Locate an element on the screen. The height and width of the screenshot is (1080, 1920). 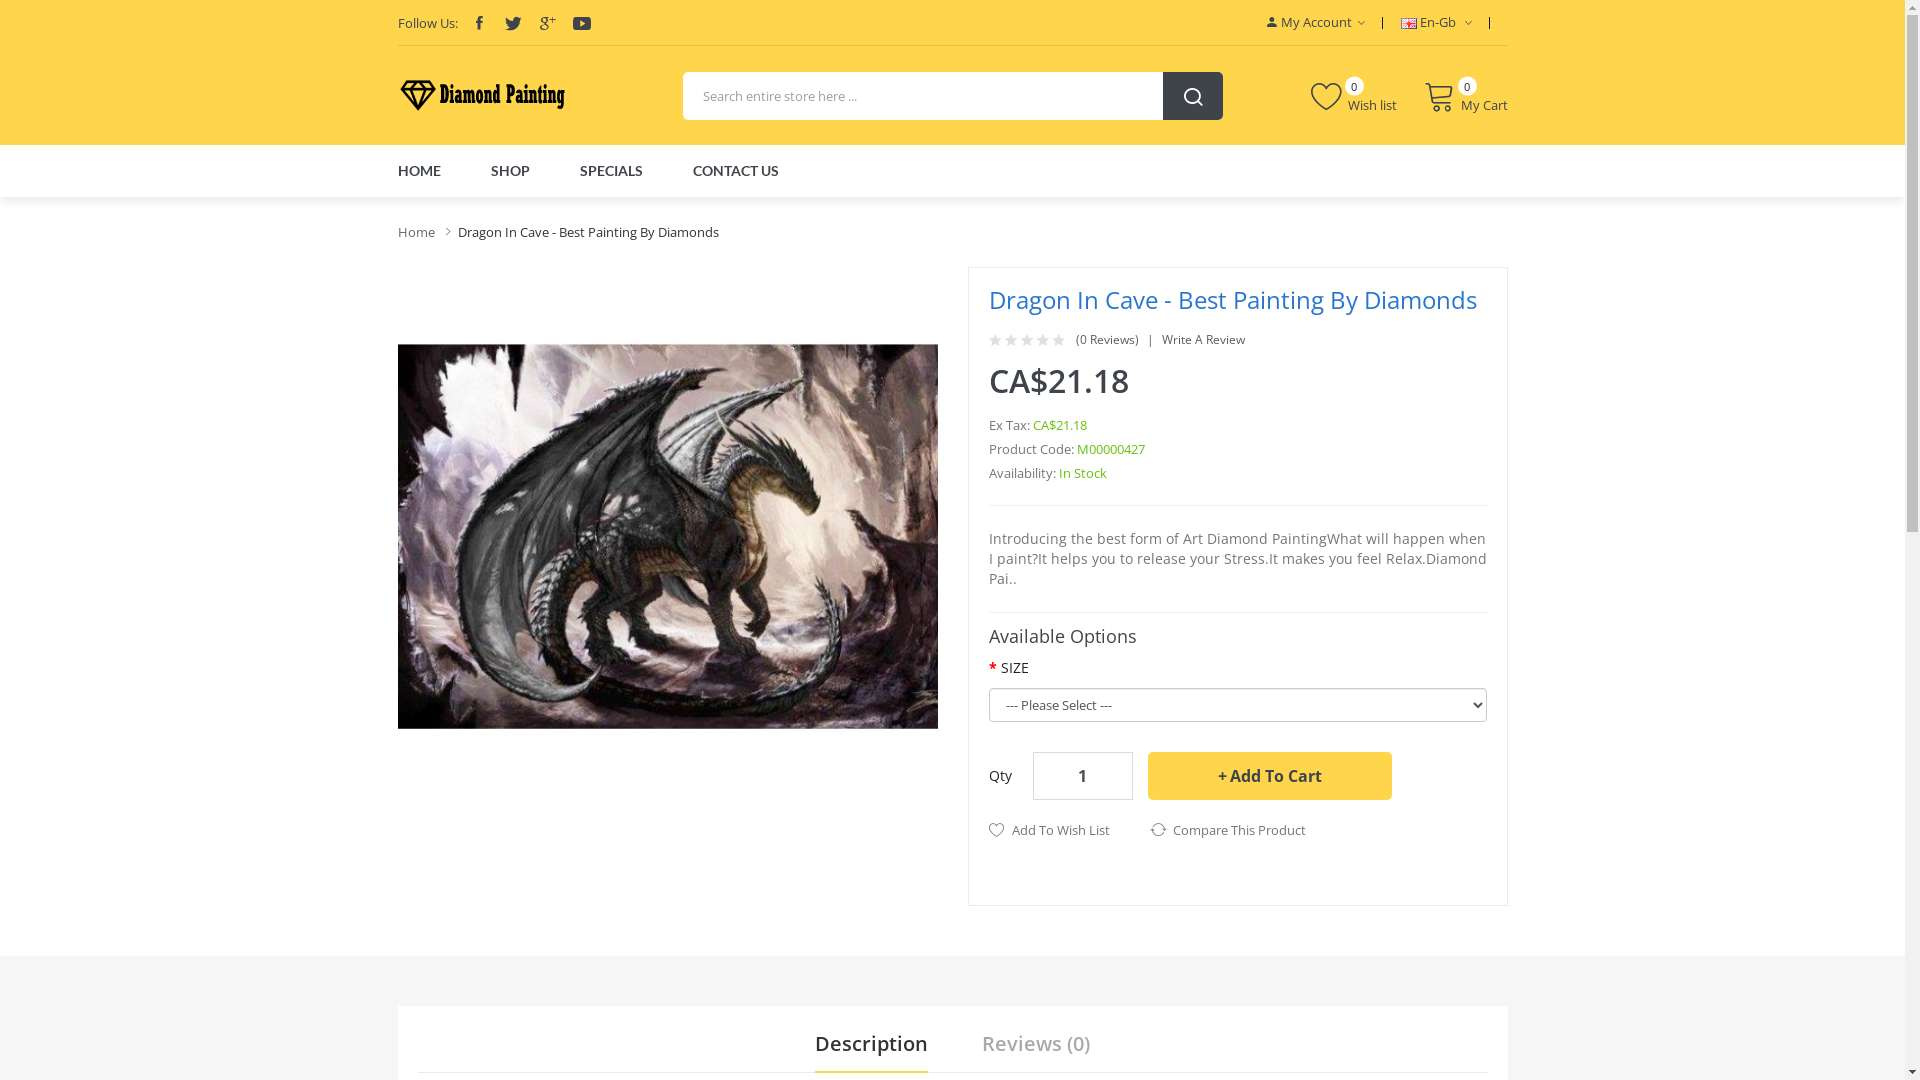
'Home' is located at coordinates (415, 230).